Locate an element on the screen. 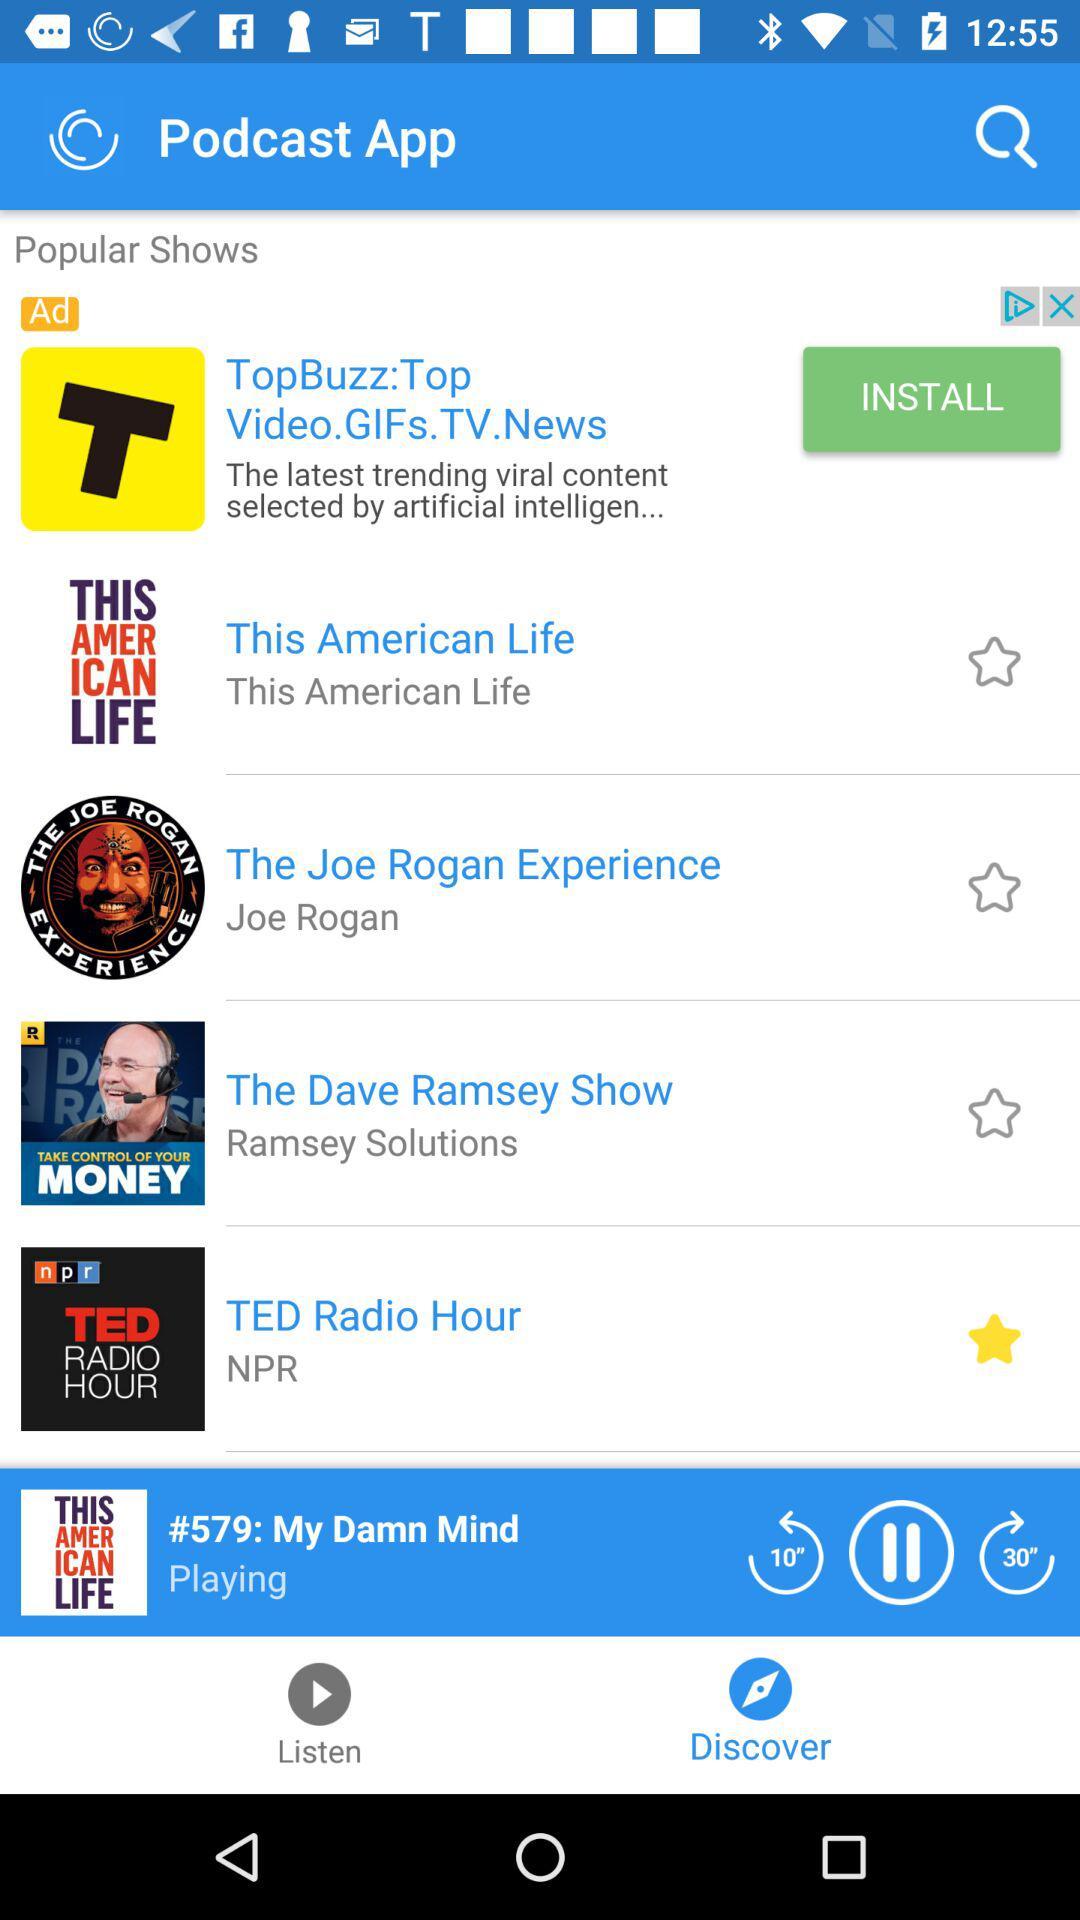 This screenshot has width=1080, height=1920. the pause icon is located at coordinates (901, 1551).